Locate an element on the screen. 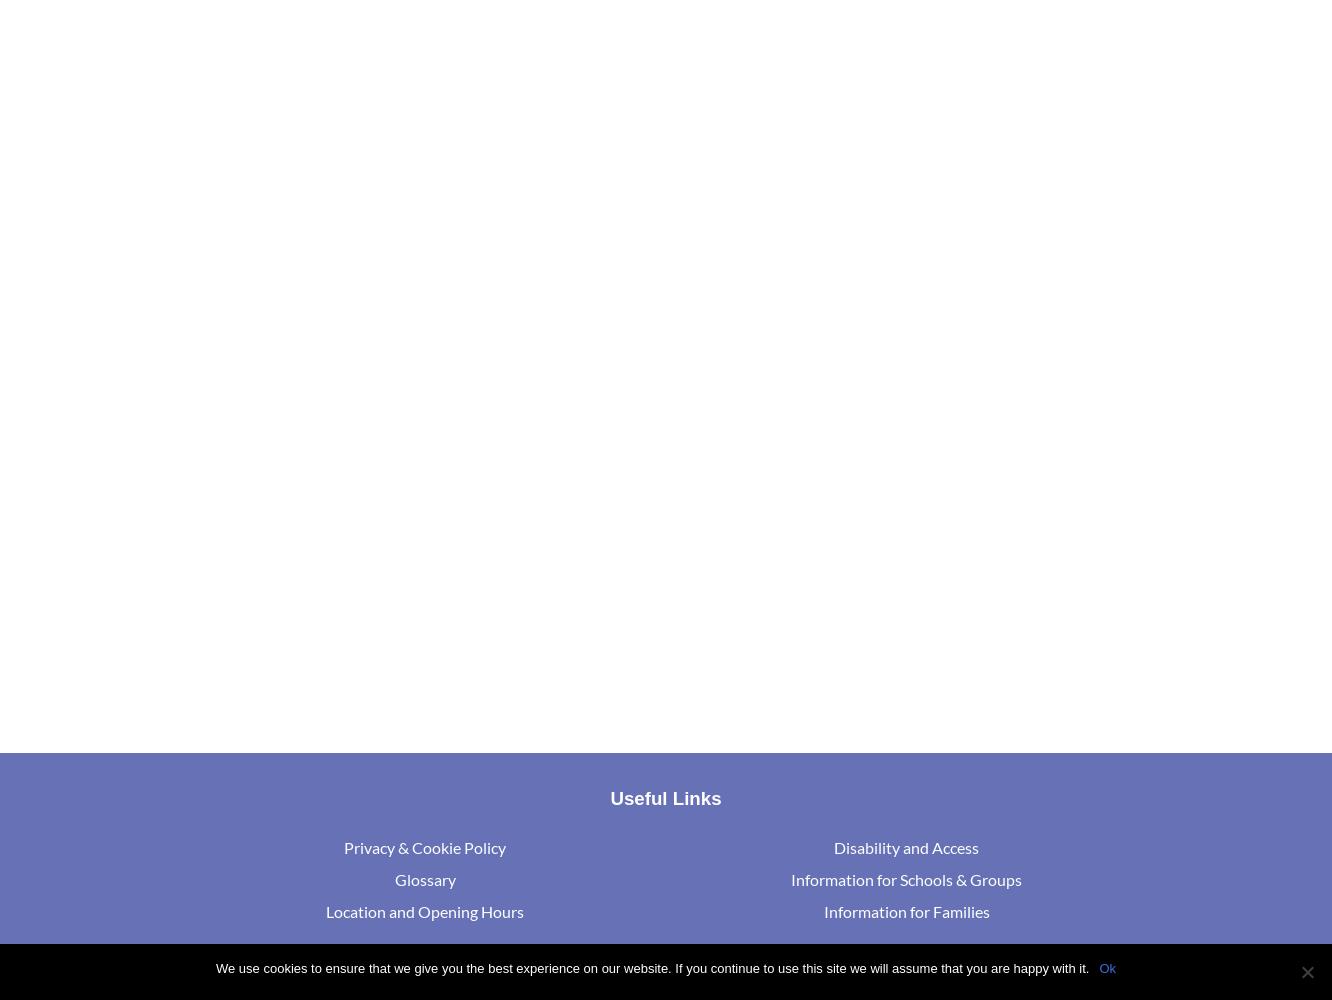 This screenshot has height=1000, width=1332. 'Location and Opening Hours' is located at coordinates (424, 911).